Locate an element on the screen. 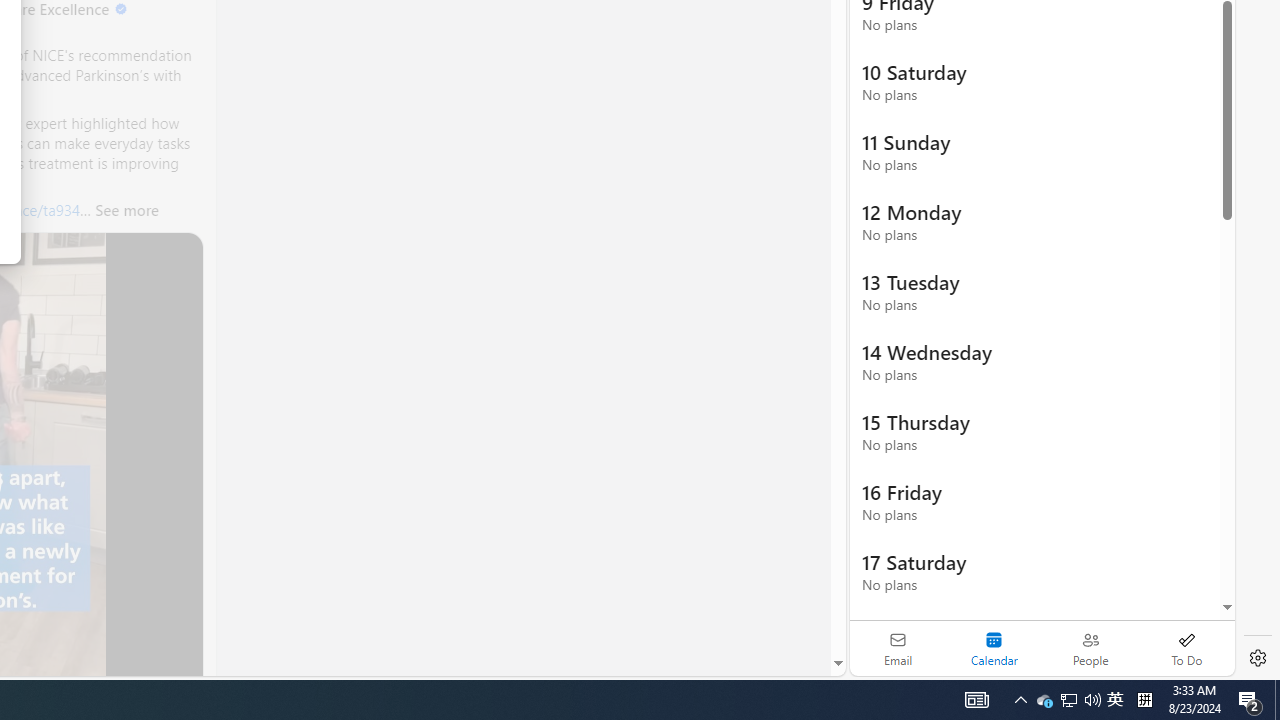  'People' is located at coordinates (1089, 648).